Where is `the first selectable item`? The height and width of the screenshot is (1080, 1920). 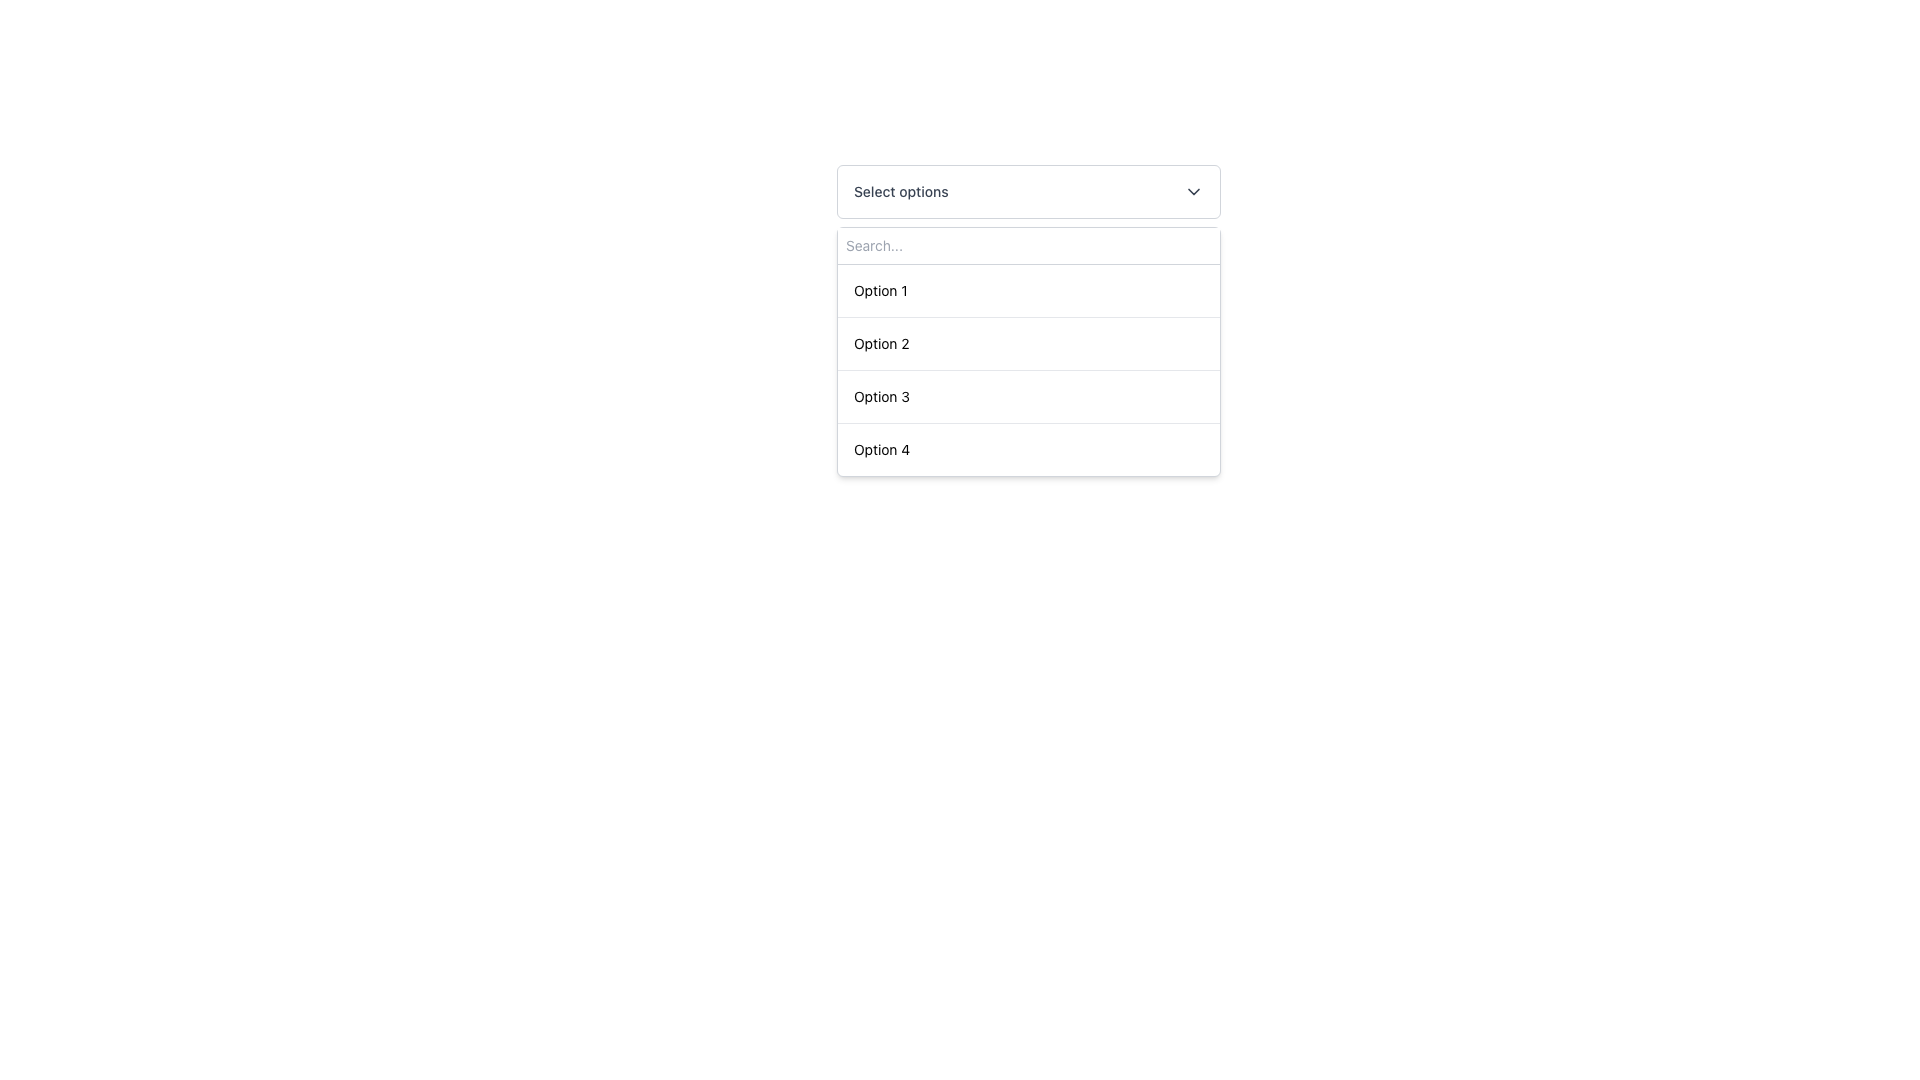
the first selectable item is located at coordinates (1028, 290).